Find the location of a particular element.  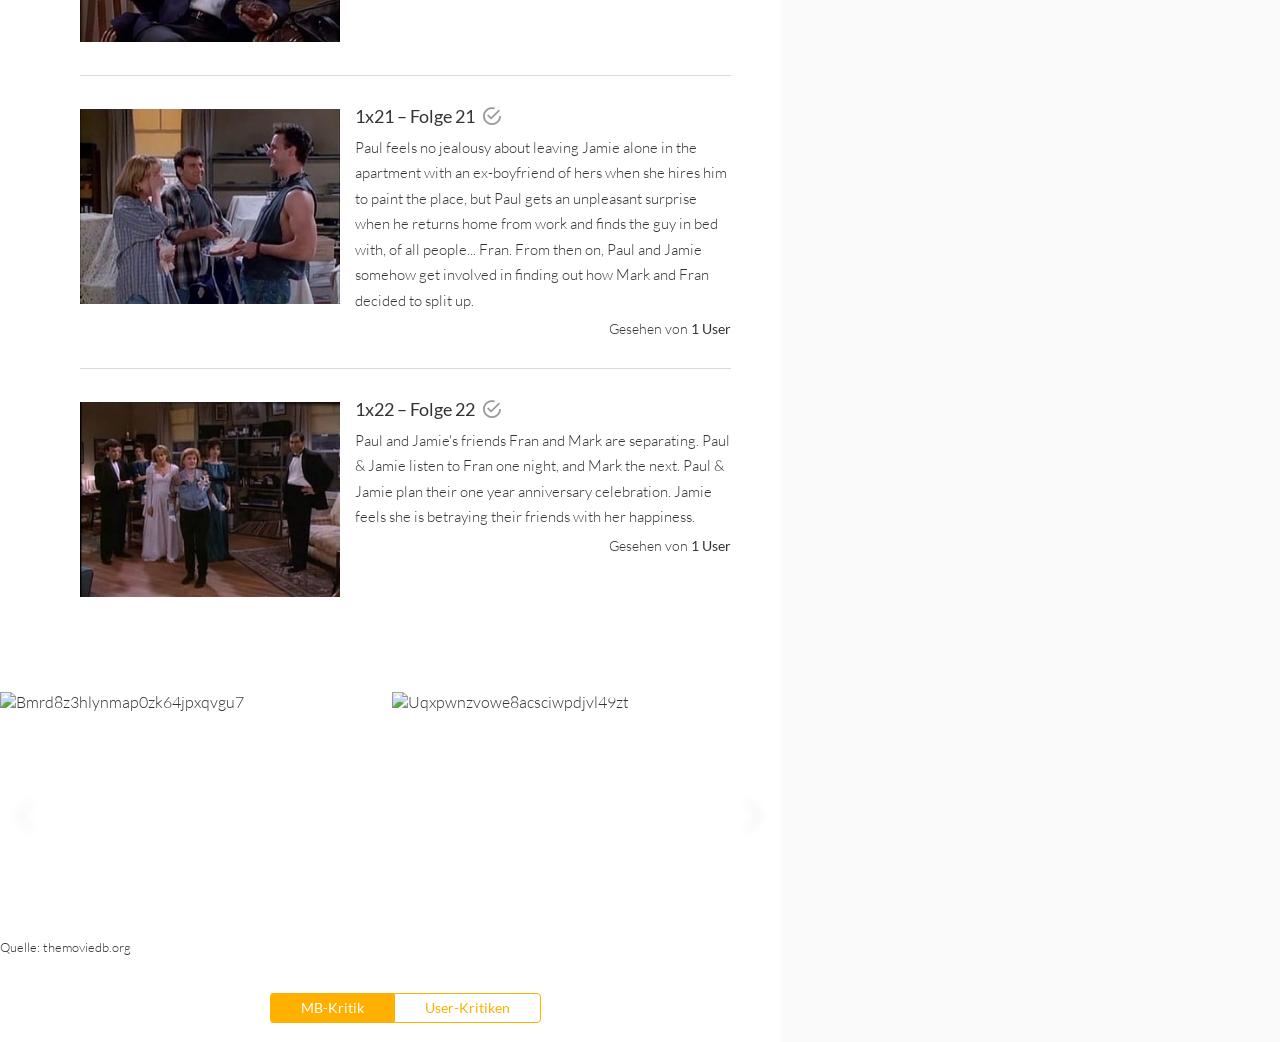

'Paul feels no jealousy about leaving Jamie alone in the apartment with an ex-boyfriend of hers when she hires him to paint the place, but Paul gets an unpleasant surprise when he returns home from work and finds the guy in bed with, of all people... Fran. From then on, Paul and Jamie somehow get involved in finding out how Mark and Fran decided to split up.' is located at coordinates (541, 221).